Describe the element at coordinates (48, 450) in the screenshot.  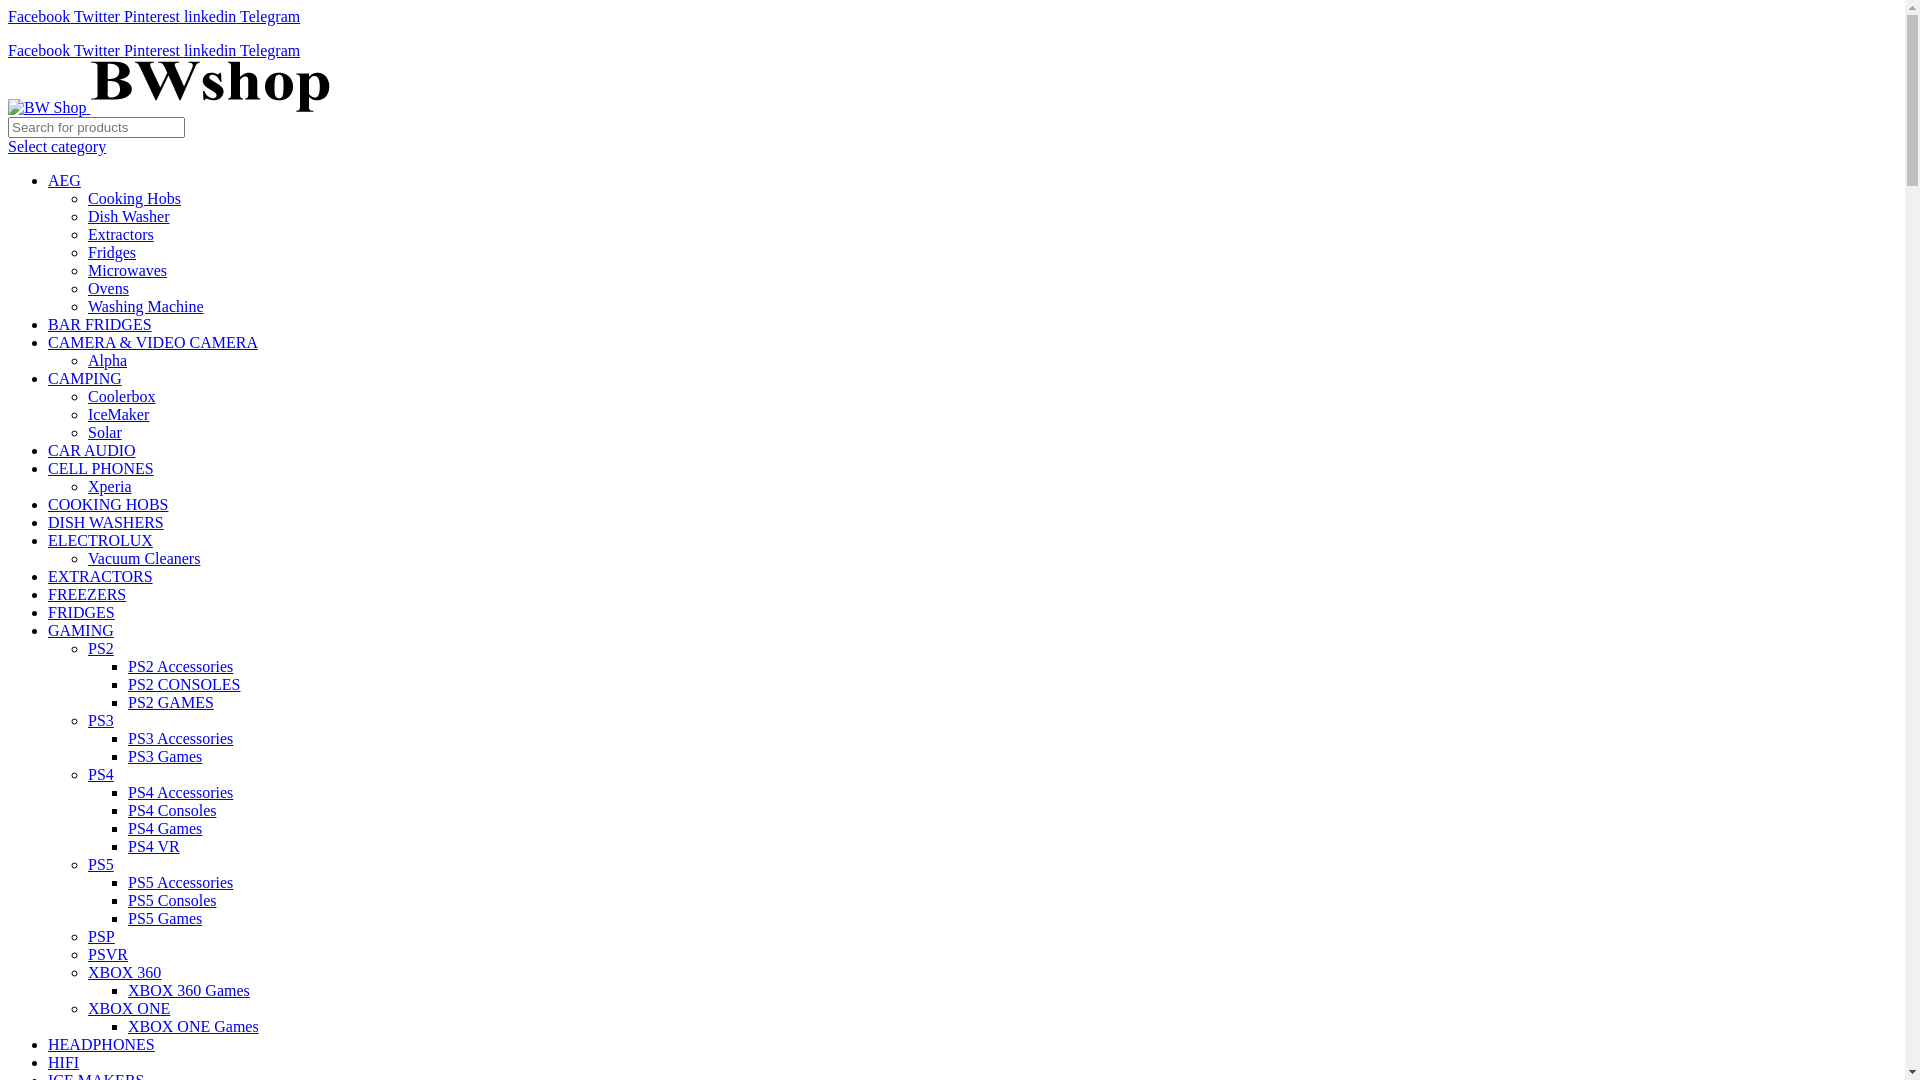
I see `'CAR AUDIO'` at that location.